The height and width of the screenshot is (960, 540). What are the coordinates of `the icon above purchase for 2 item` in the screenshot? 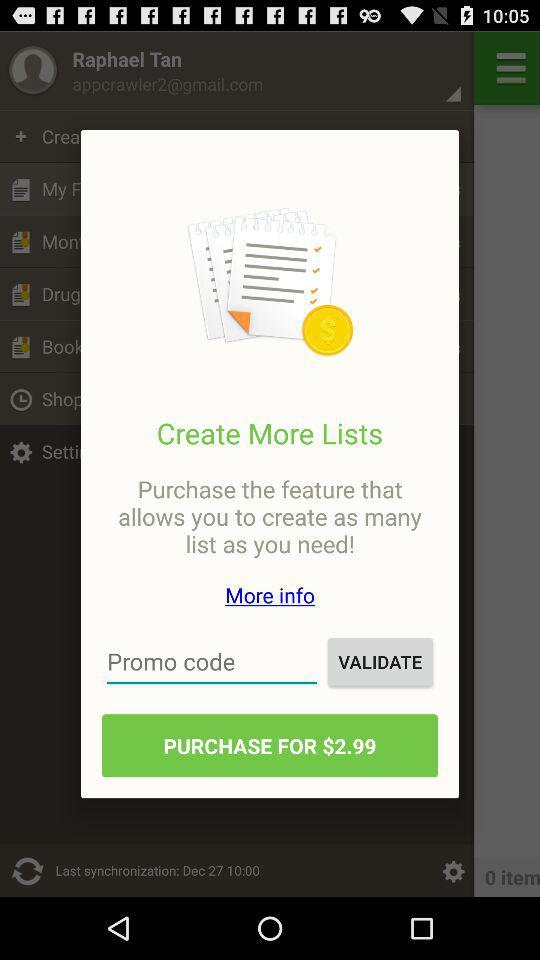 It's located at (380, 661).